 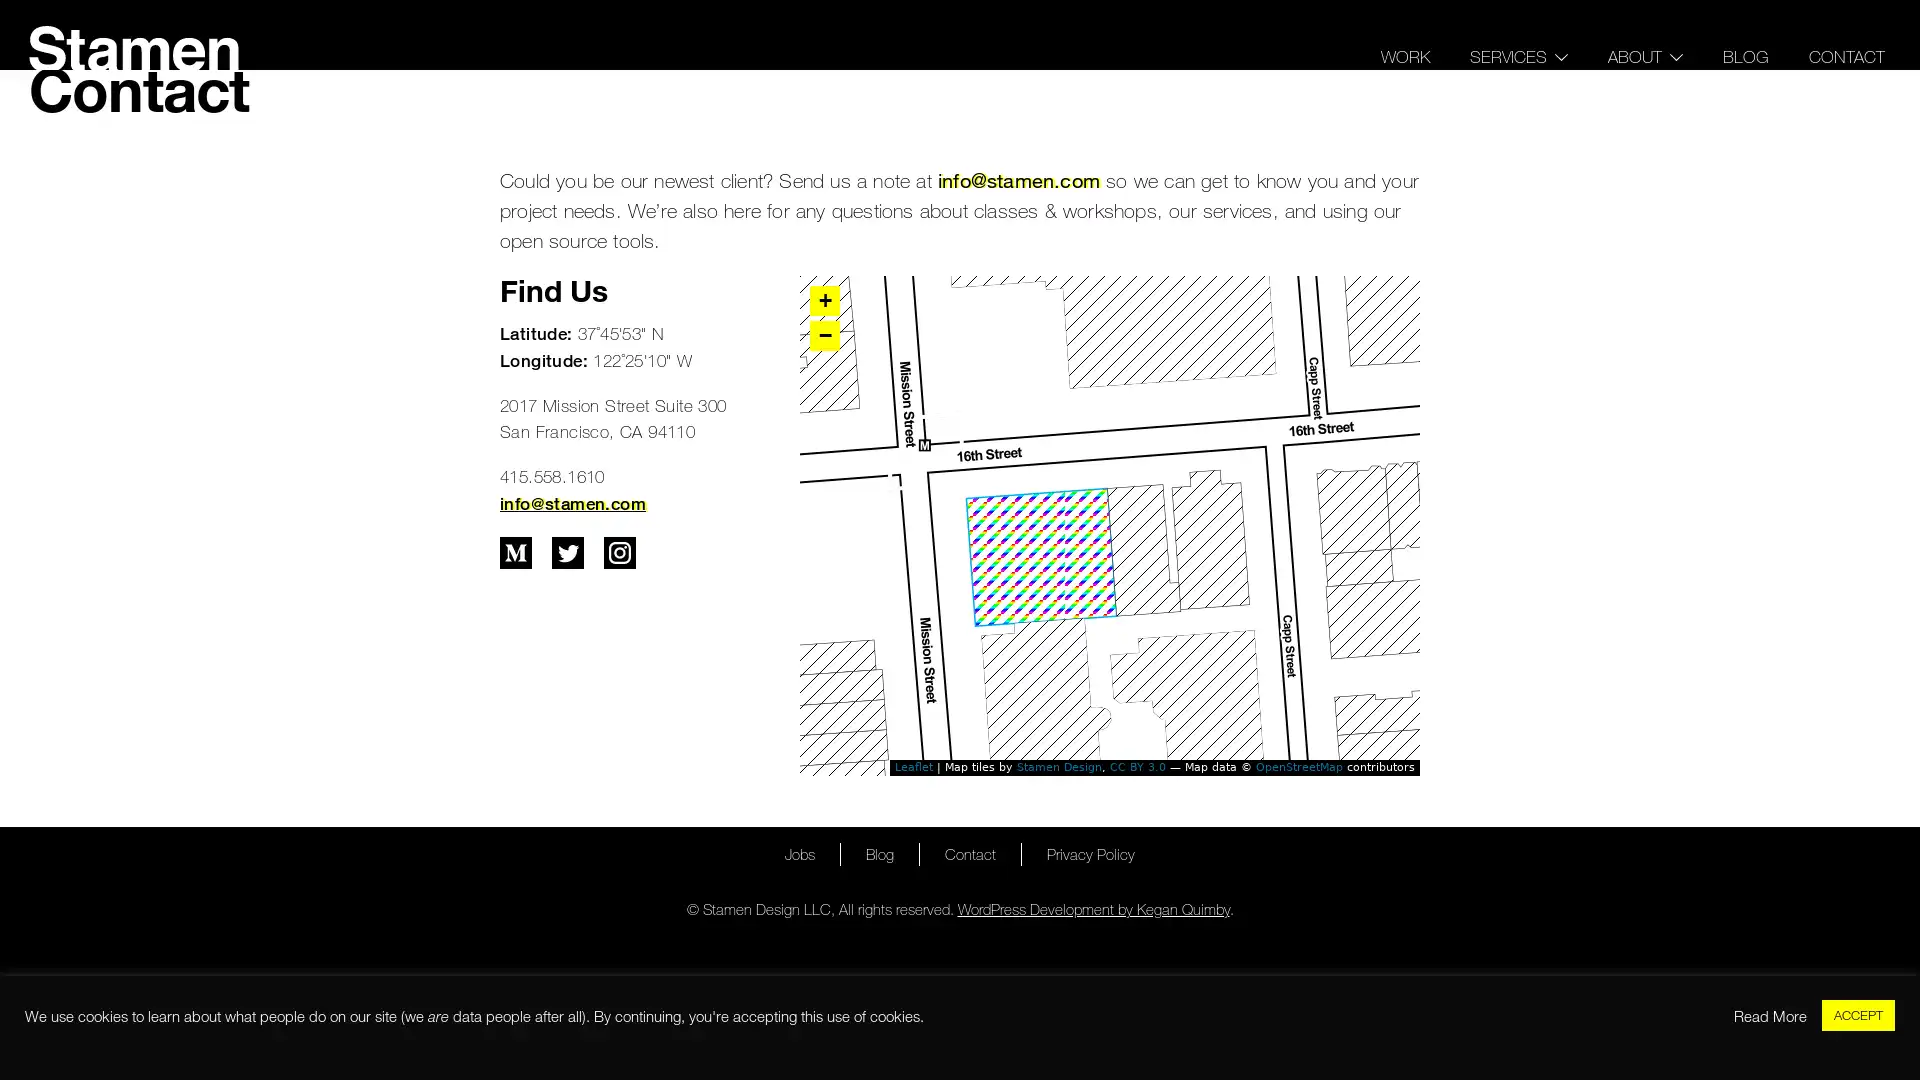 What do you see at coordinates (825, 334) in the screenshot?
I see `Zoom out` at bounding box center [825, 334].